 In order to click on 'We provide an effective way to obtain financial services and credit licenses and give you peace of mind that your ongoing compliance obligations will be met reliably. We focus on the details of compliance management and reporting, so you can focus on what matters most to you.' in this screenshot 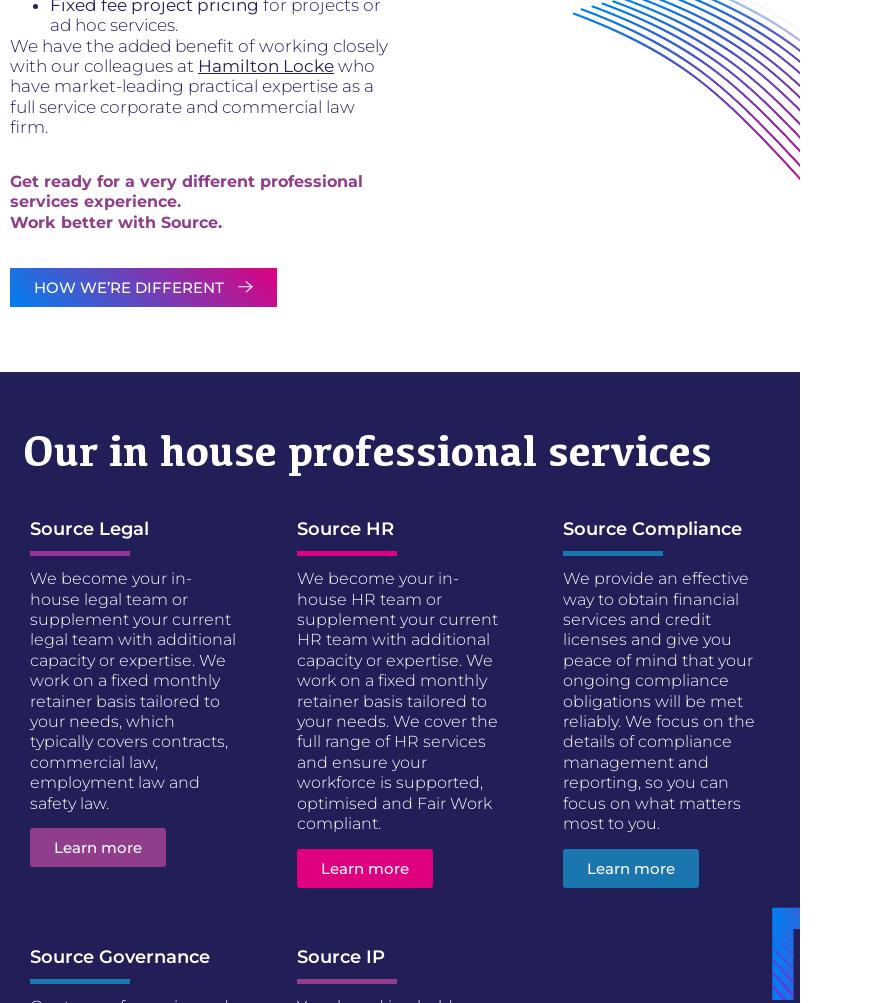, I will do `click(658, 700)`.